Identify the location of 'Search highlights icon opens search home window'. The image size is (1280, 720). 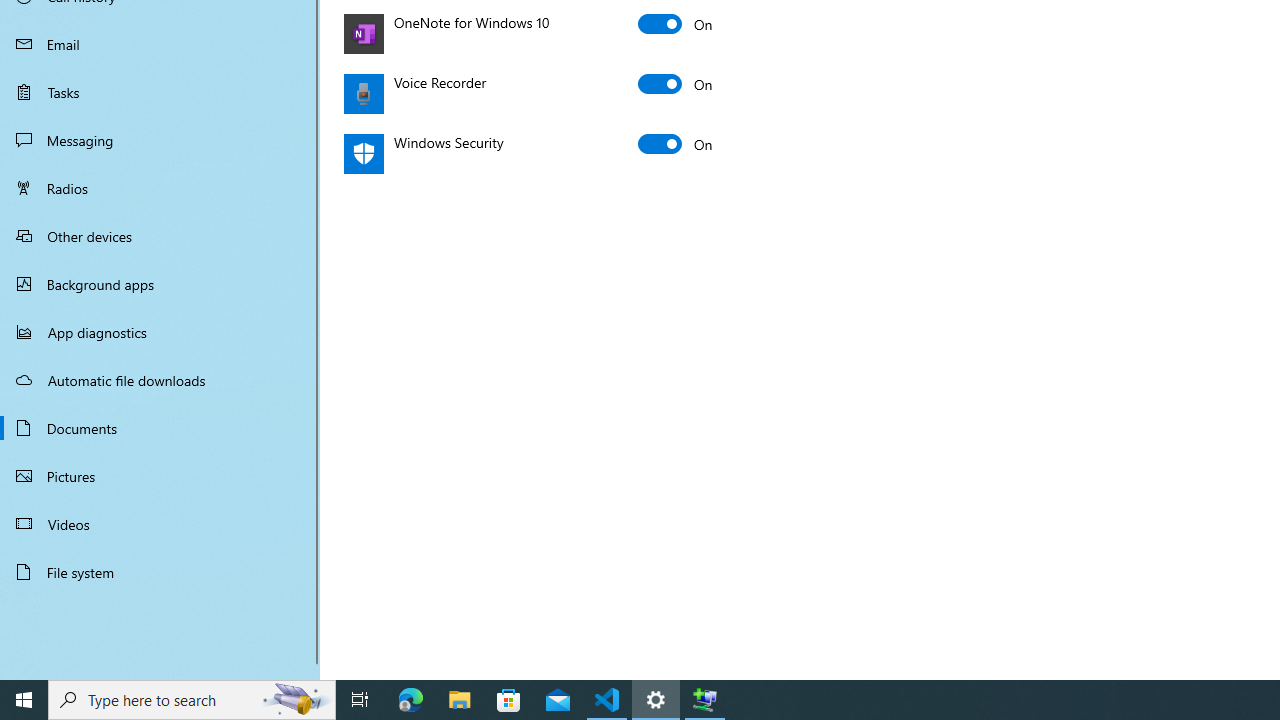
(294, 698).